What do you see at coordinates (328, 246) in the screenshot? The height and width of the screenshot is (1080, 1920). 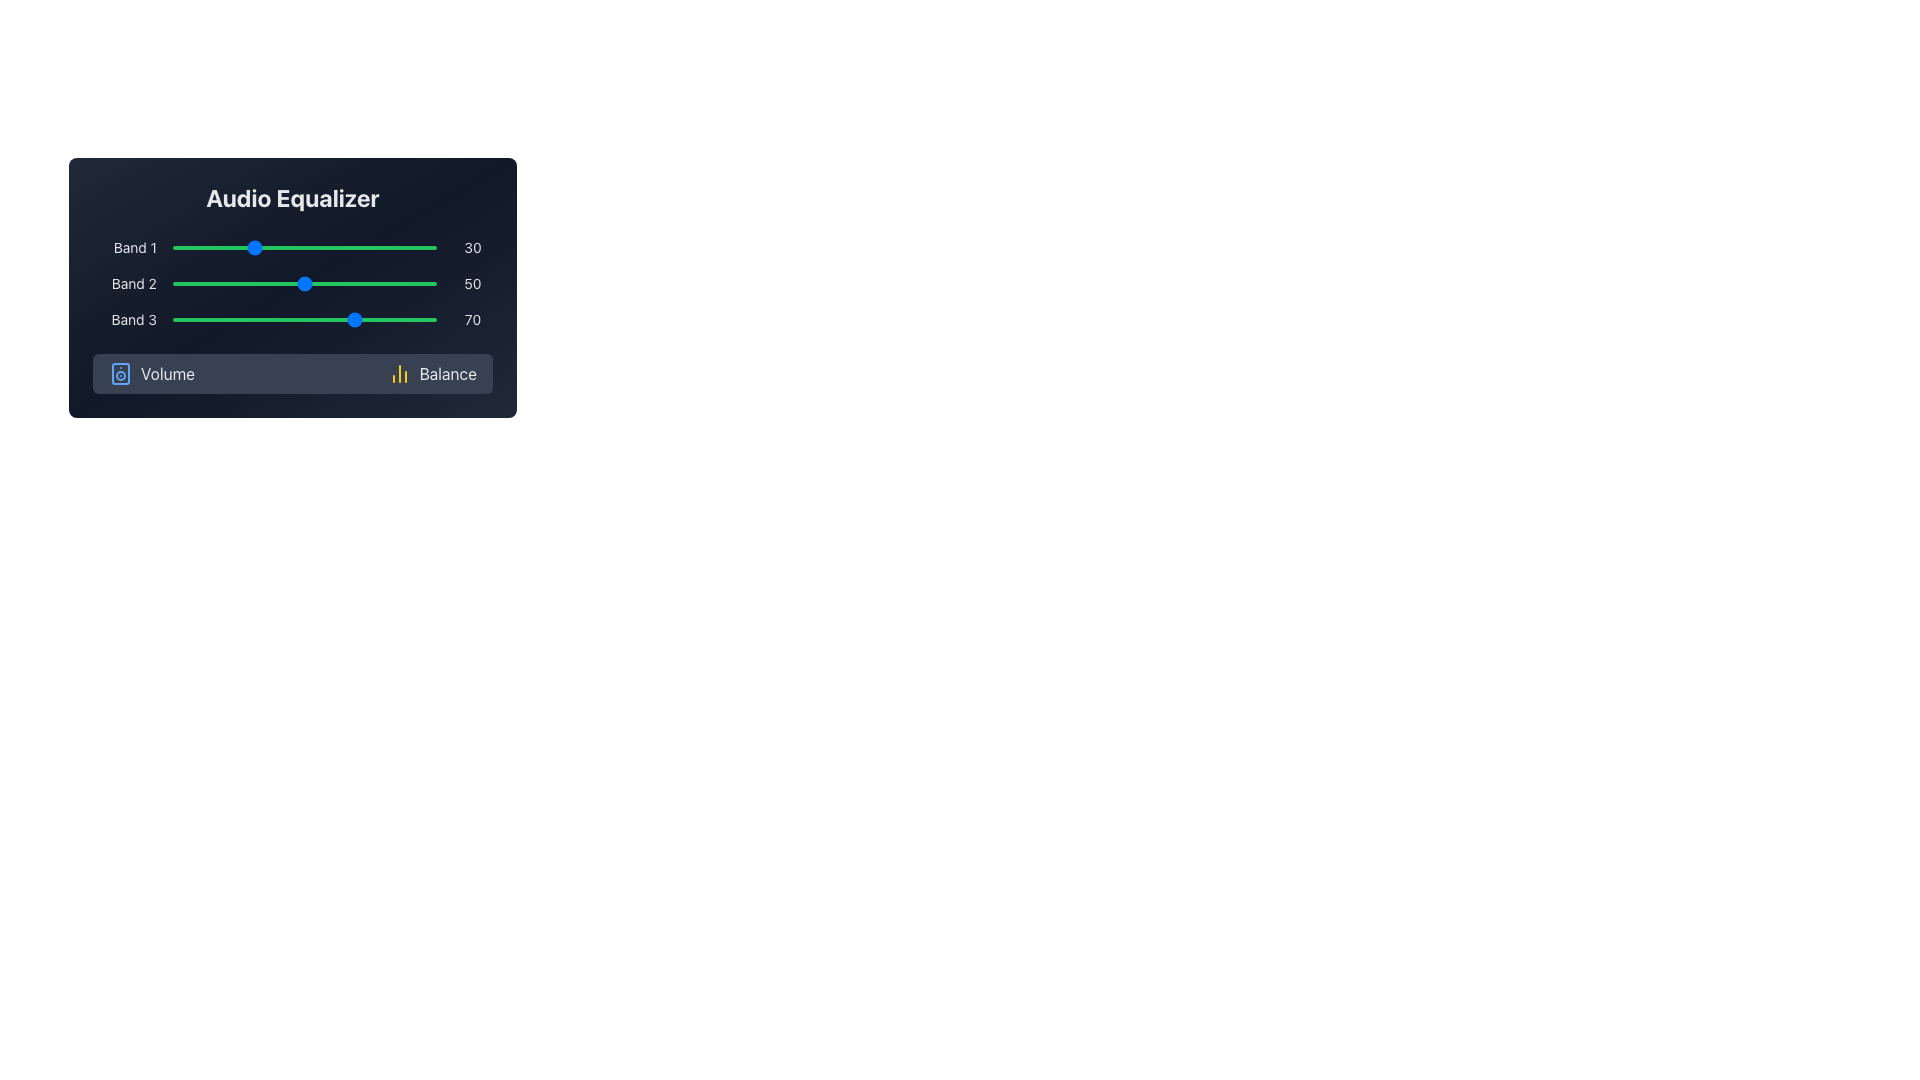 I see `the slider labeled 'Band 1'` at bounding box center [328, 246].